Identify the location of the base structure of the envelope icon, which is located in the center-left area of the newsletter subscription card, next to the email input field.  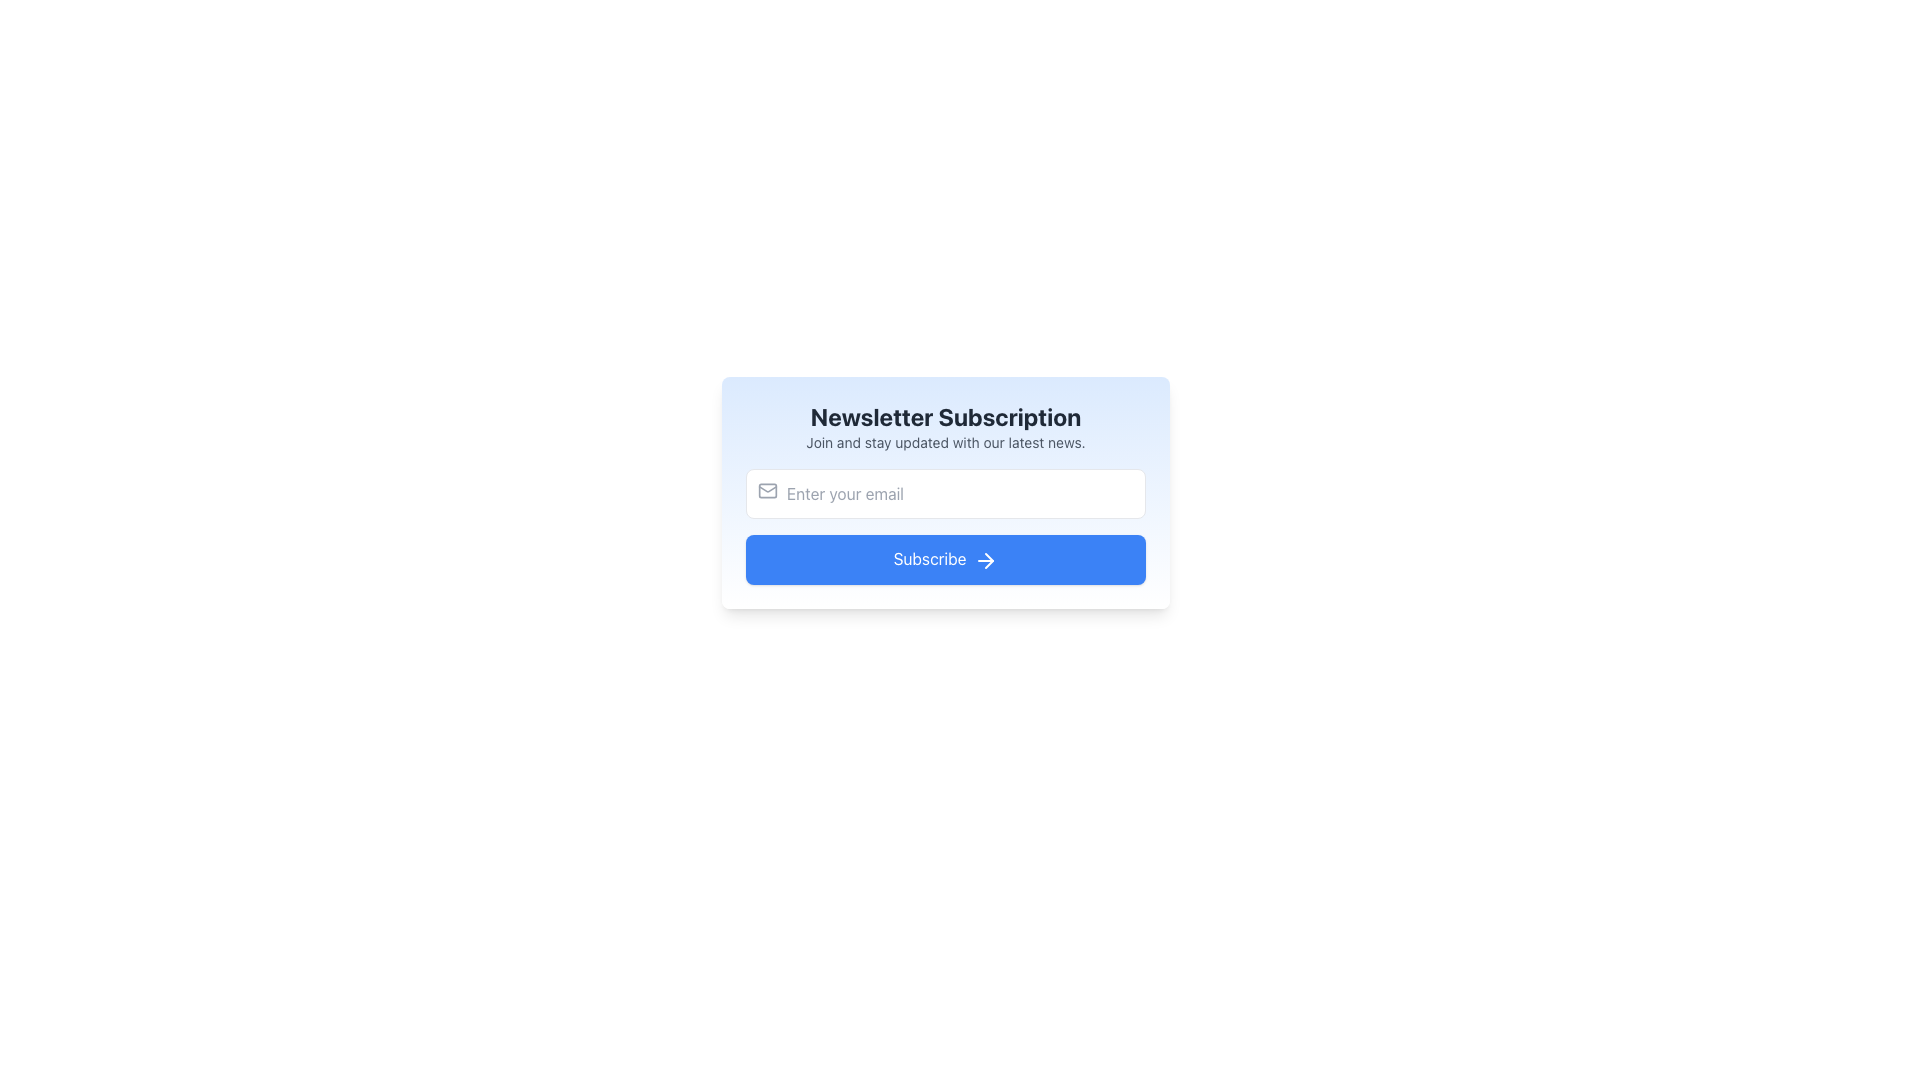
(767, 490).